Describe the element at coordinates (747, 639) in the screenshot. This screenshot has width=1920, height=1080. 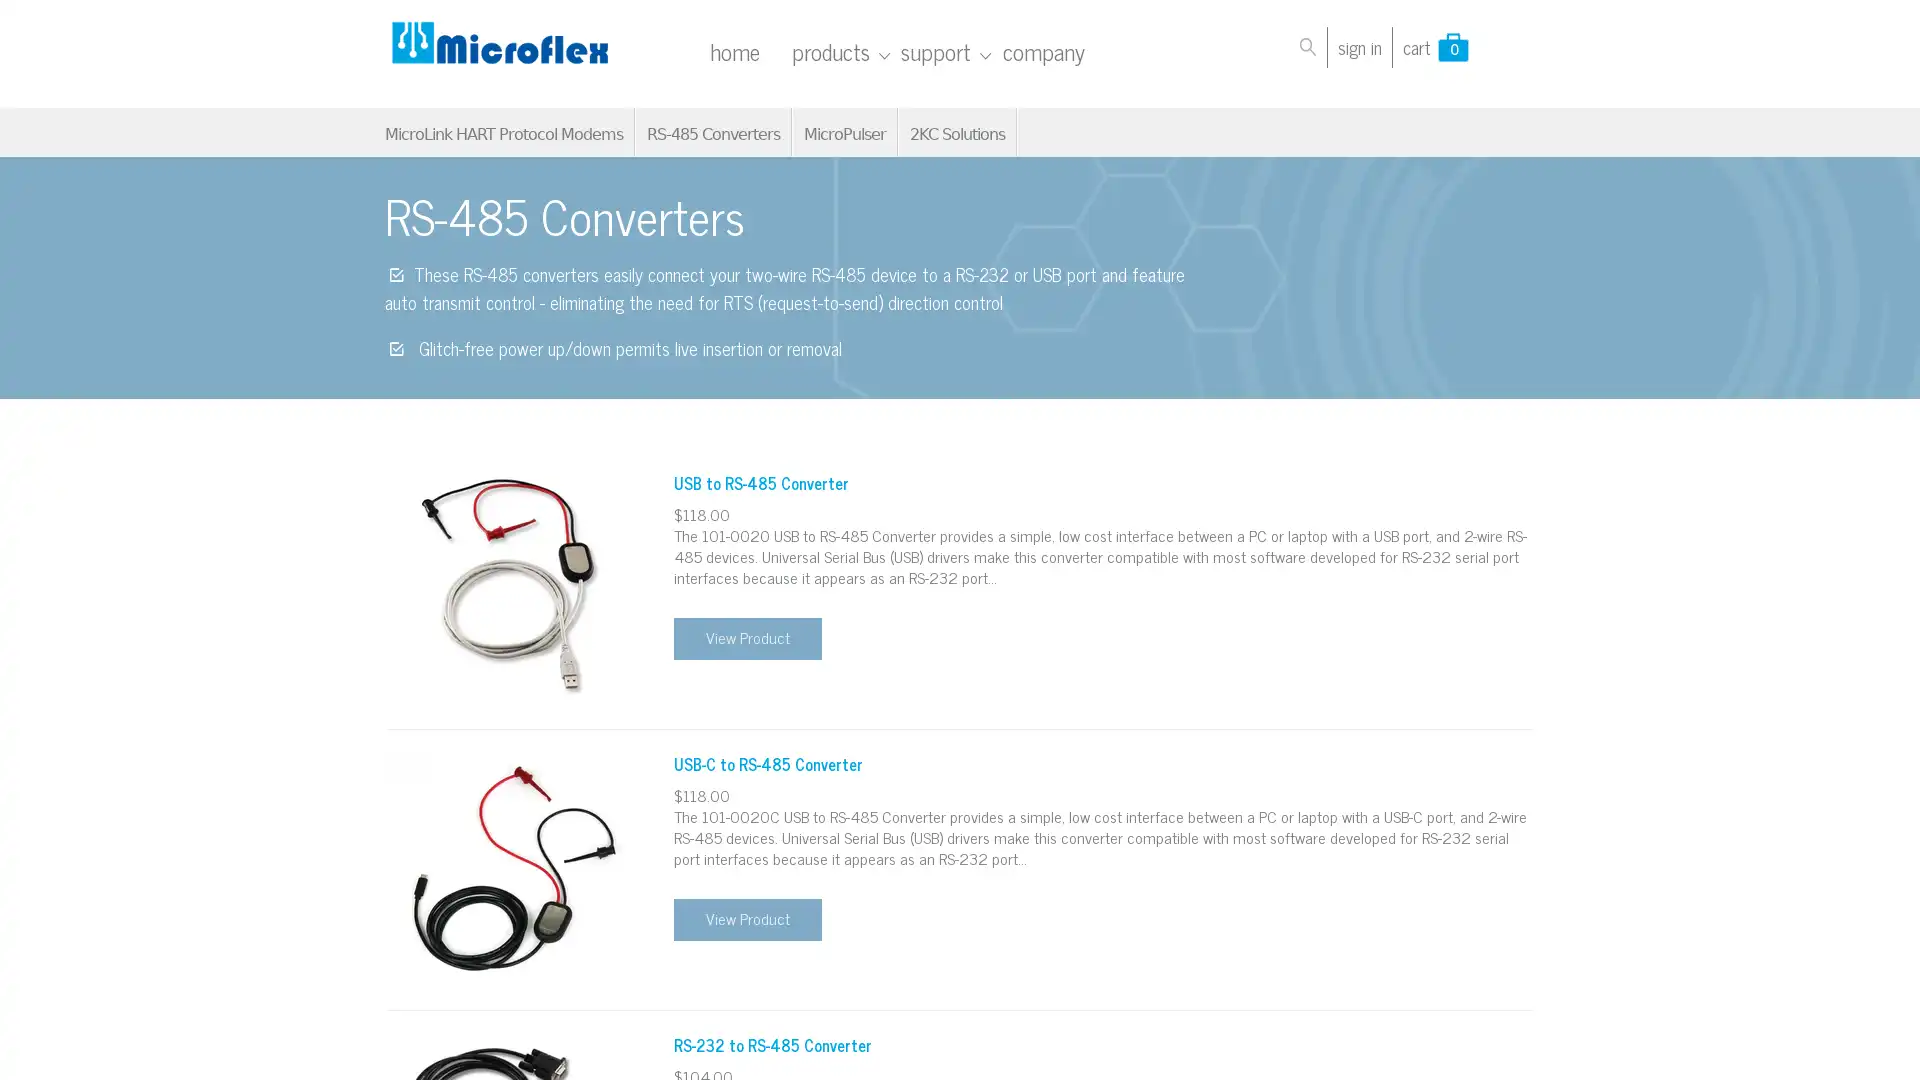
I see `View Product` at that location.